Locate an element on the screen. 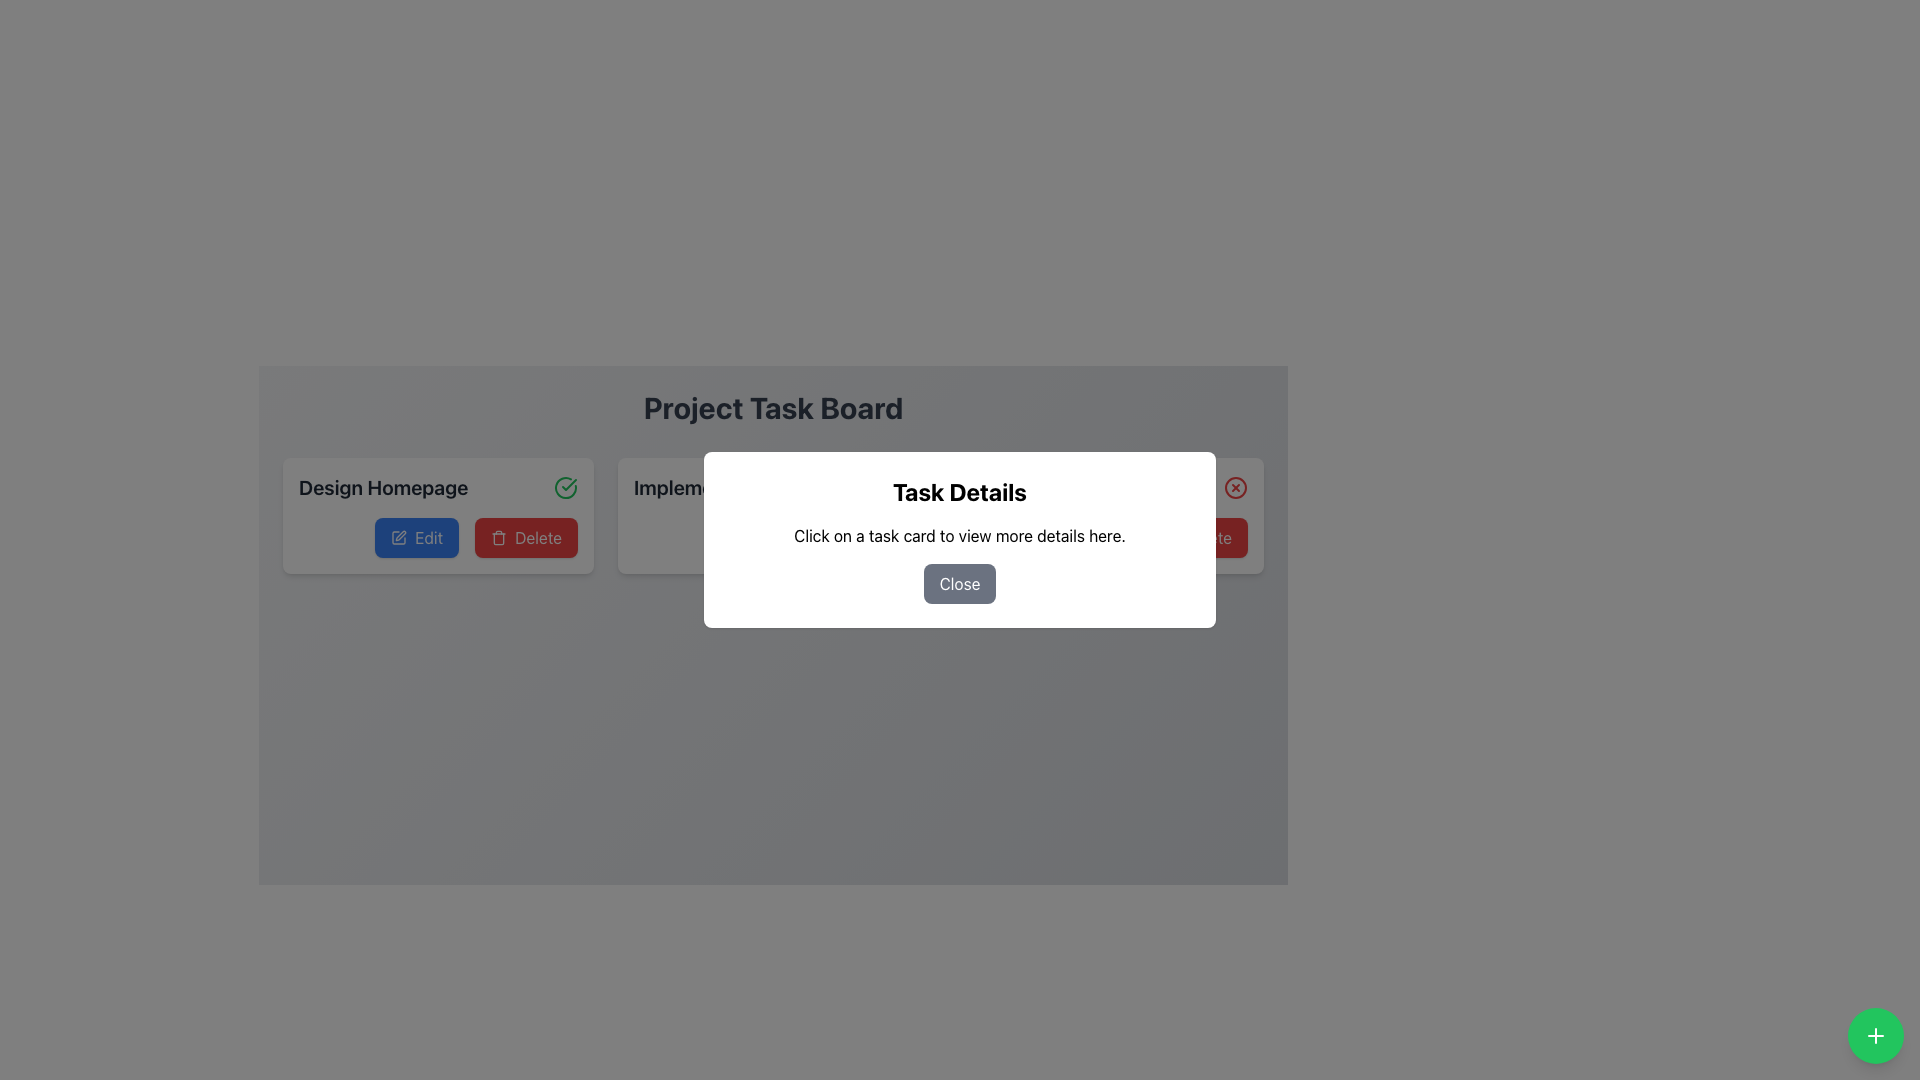 This screenshot has height=1080, width=1920. the green circular icon with a checkmark inside, located at the top-right of the 'Design Homepage' section, to interact with the associated options like 'Edit' and 'Delete.' is located at coordinates (565, 488).